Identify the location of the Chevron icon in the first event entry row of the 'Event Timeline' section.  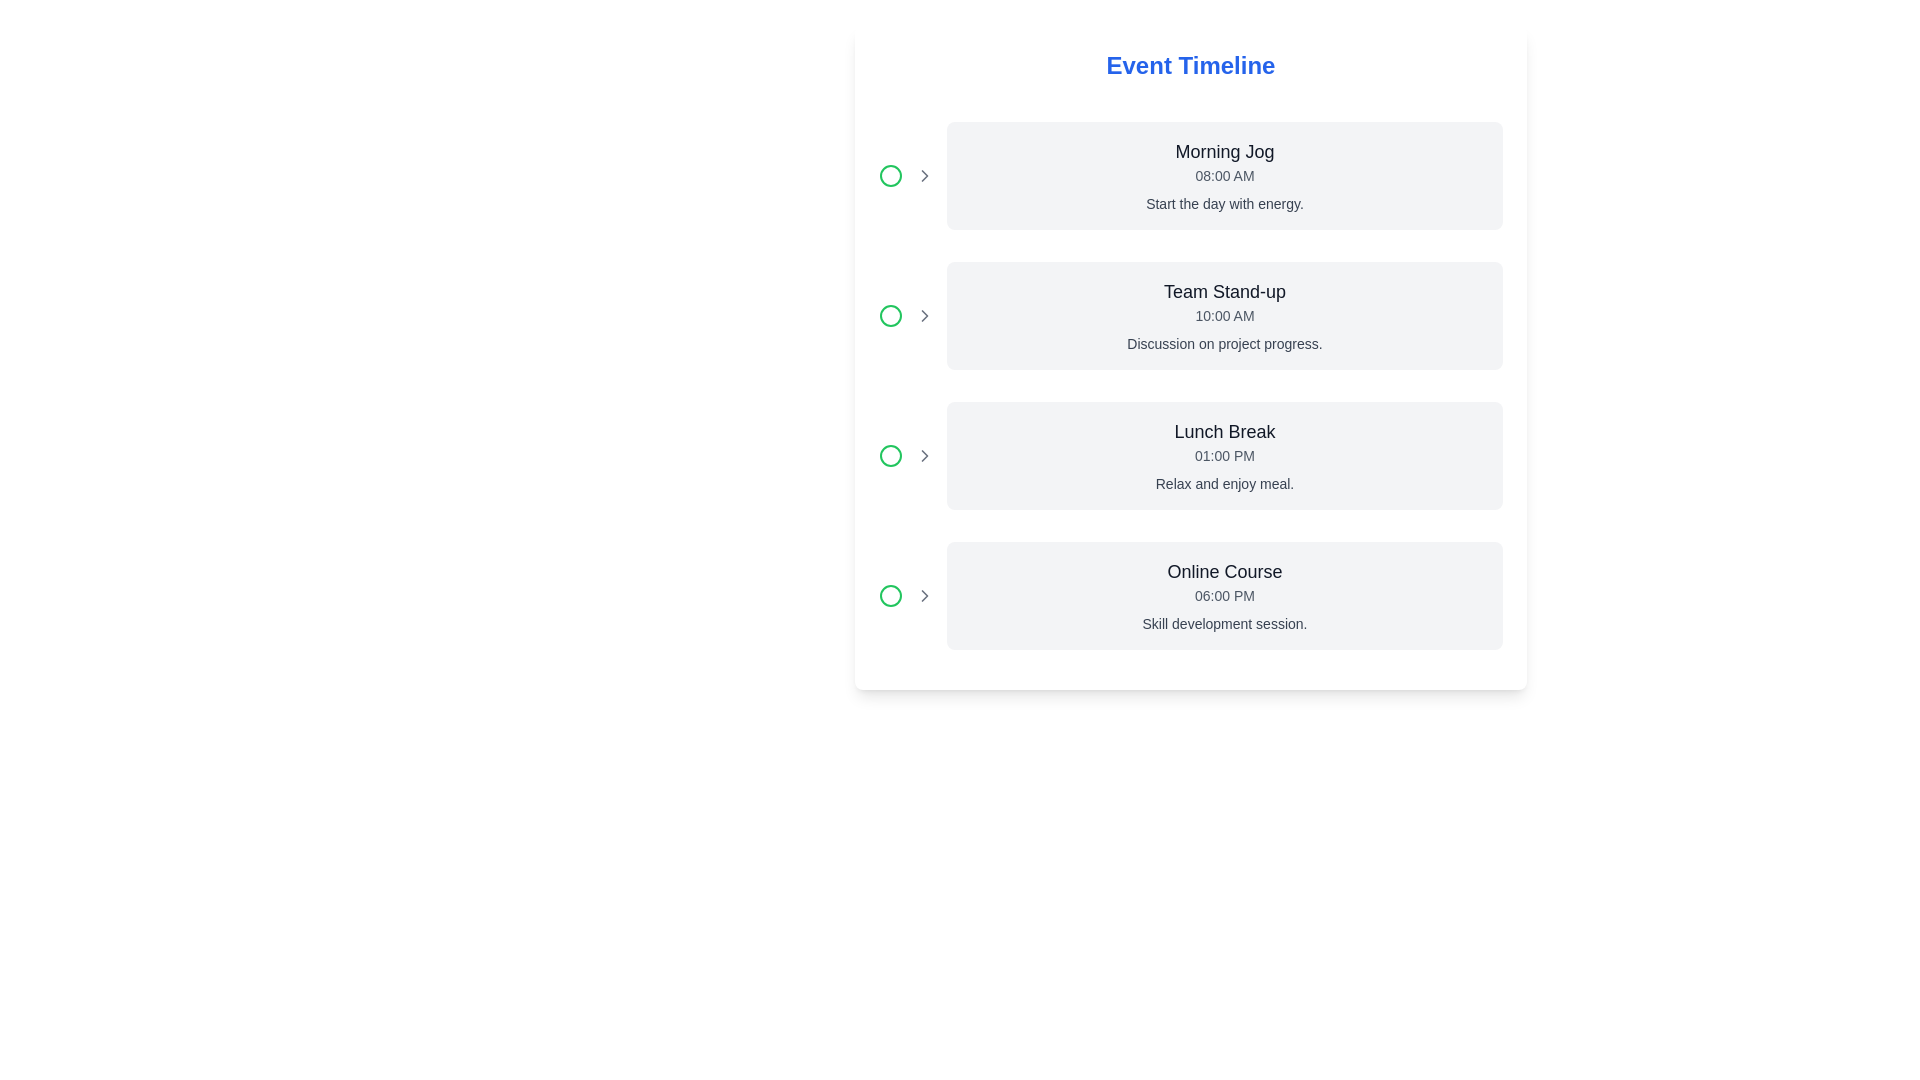
(924, 175).